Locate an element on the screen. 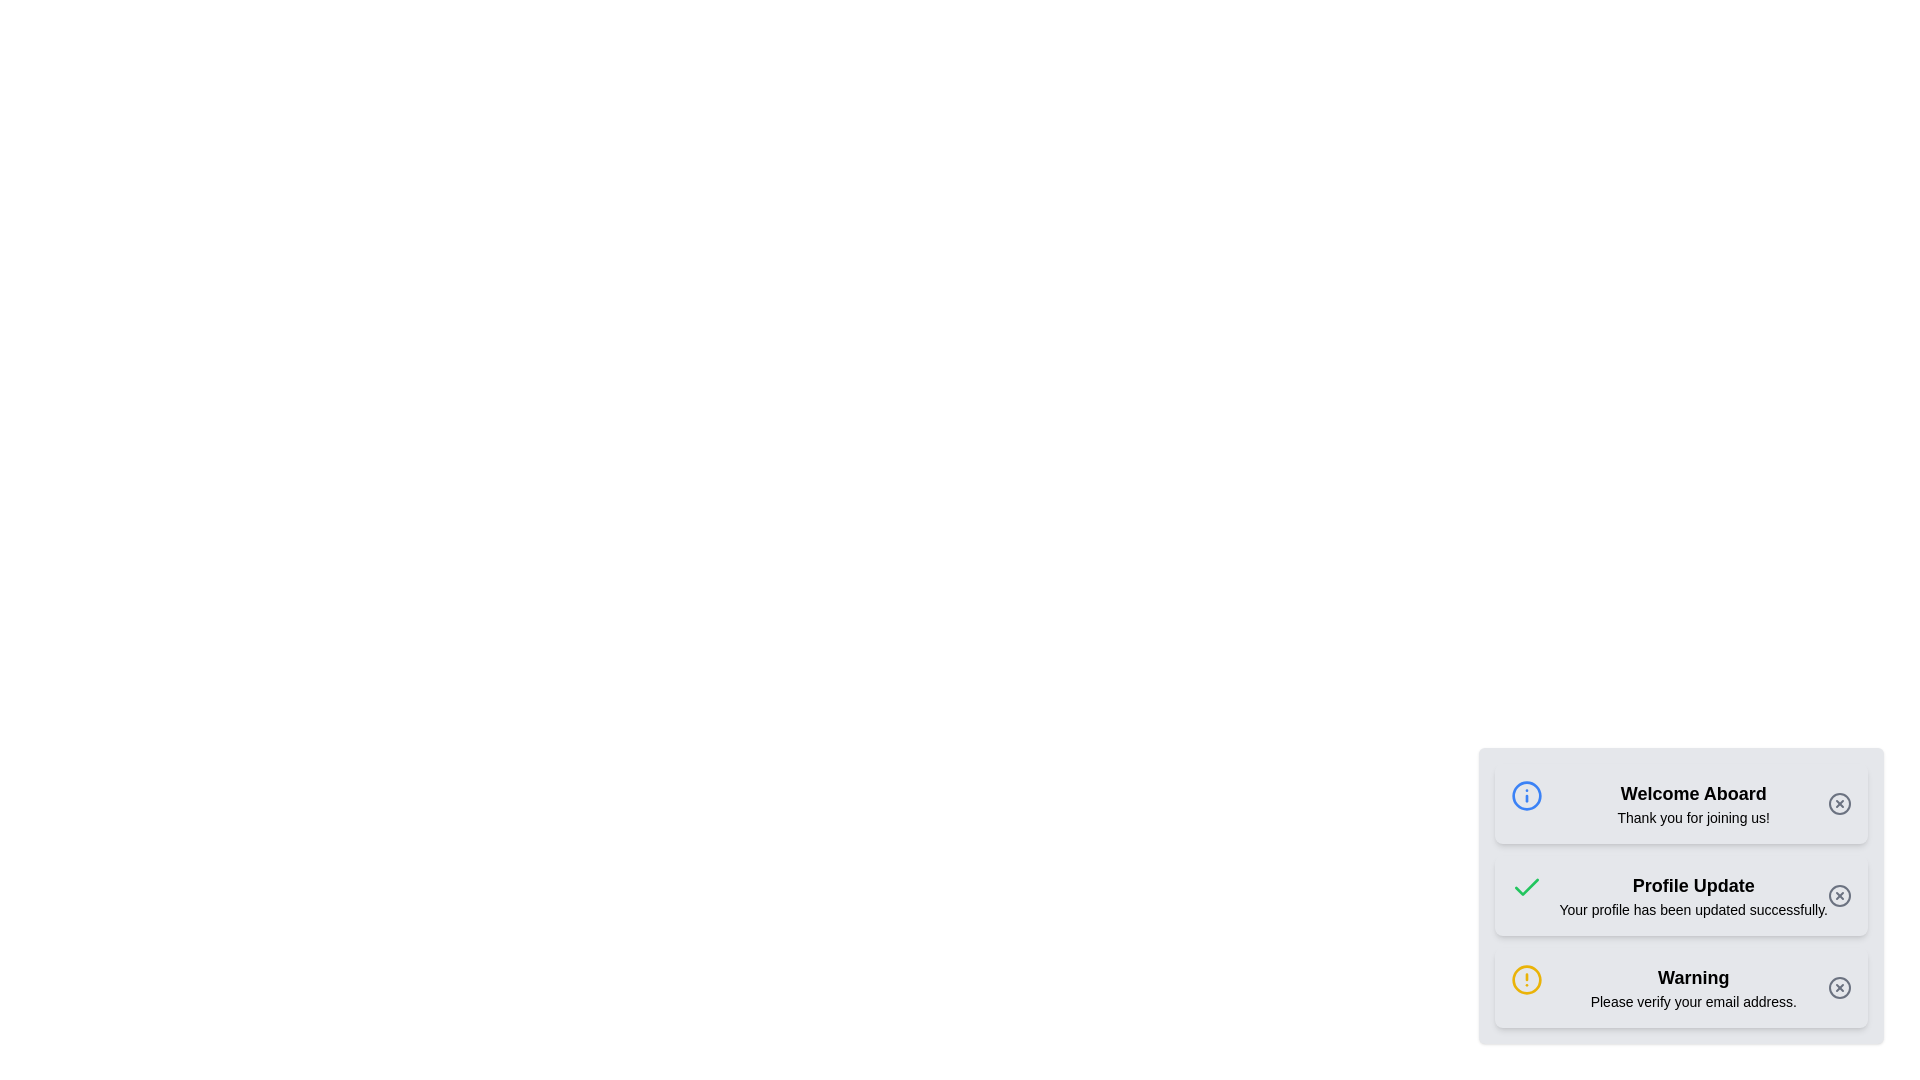  the text label that serves as the title for the notification card, located in the middle of the second row, above the subtext 'Your profile has been updated successfully.' is located at coordinates (1692, 885).